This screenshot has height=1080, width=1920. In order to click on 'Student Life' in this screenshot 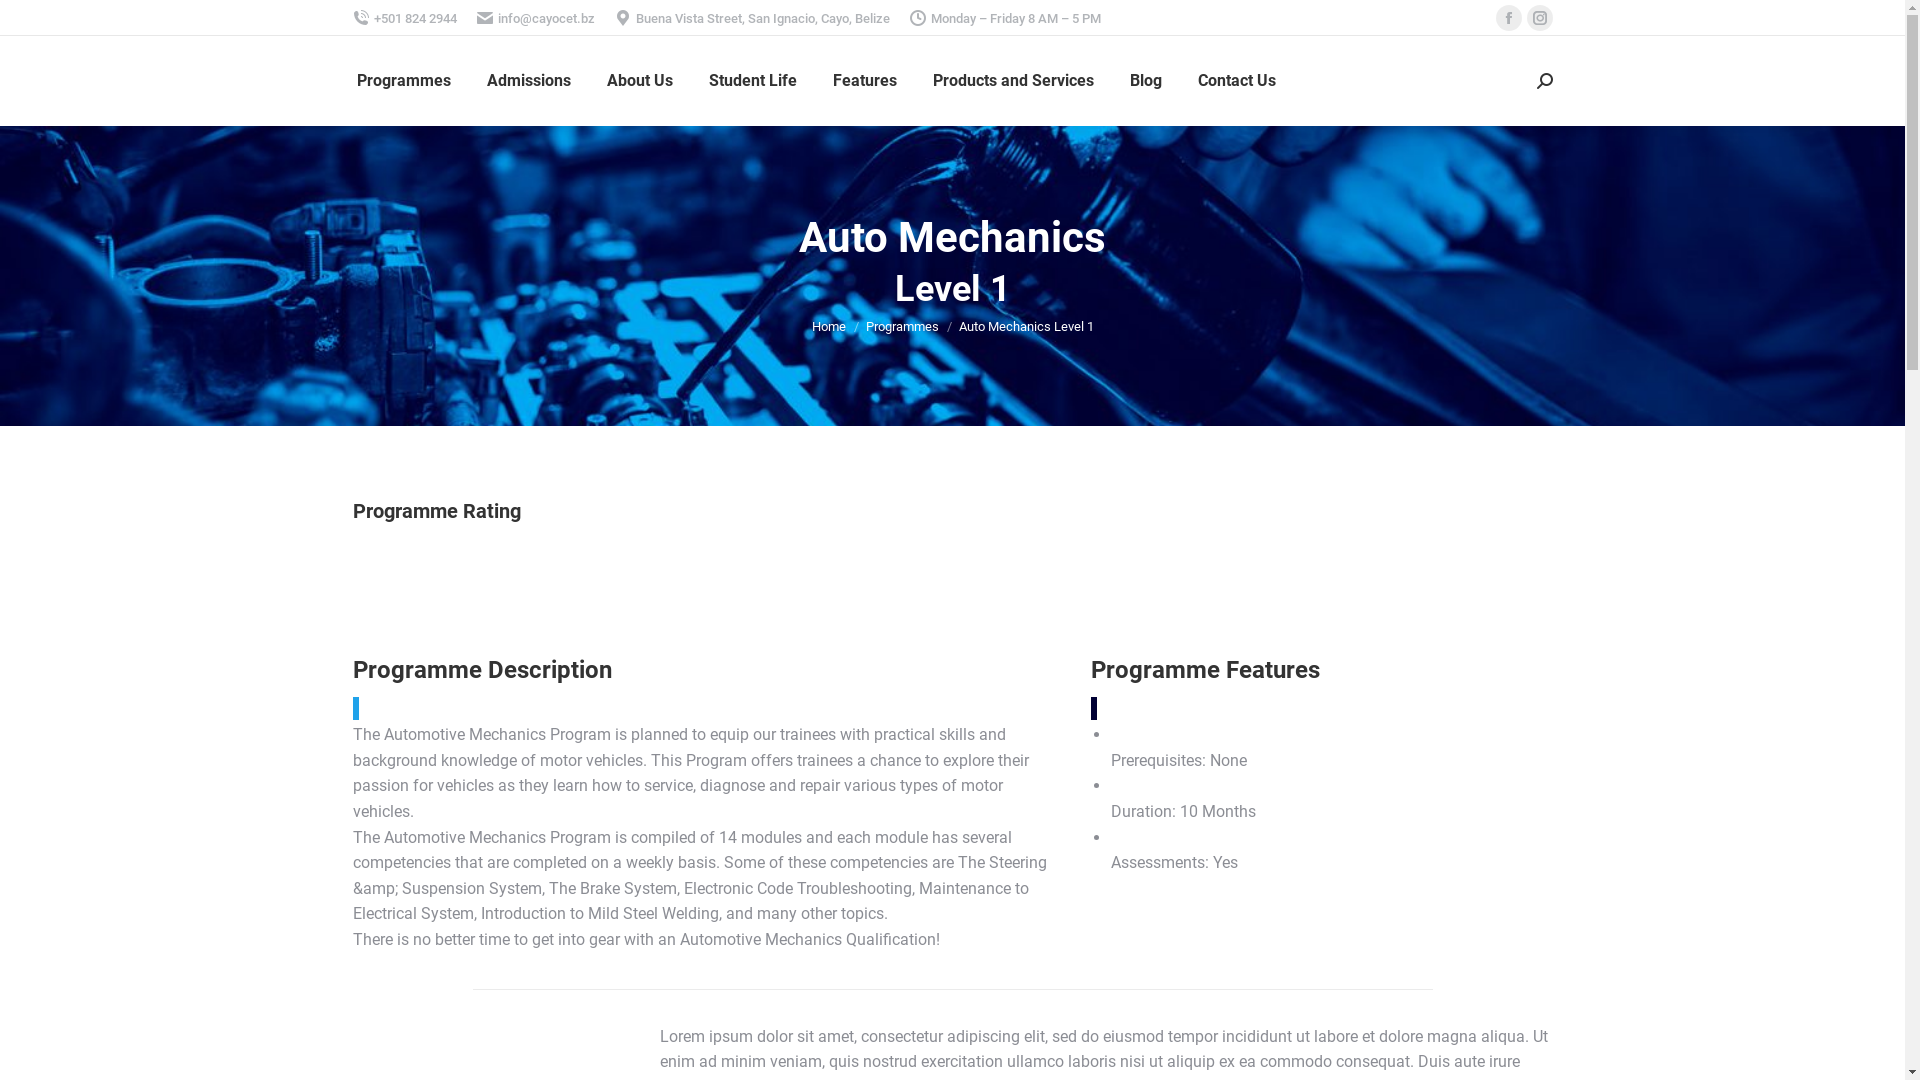, I will do `click(751, 80)`.